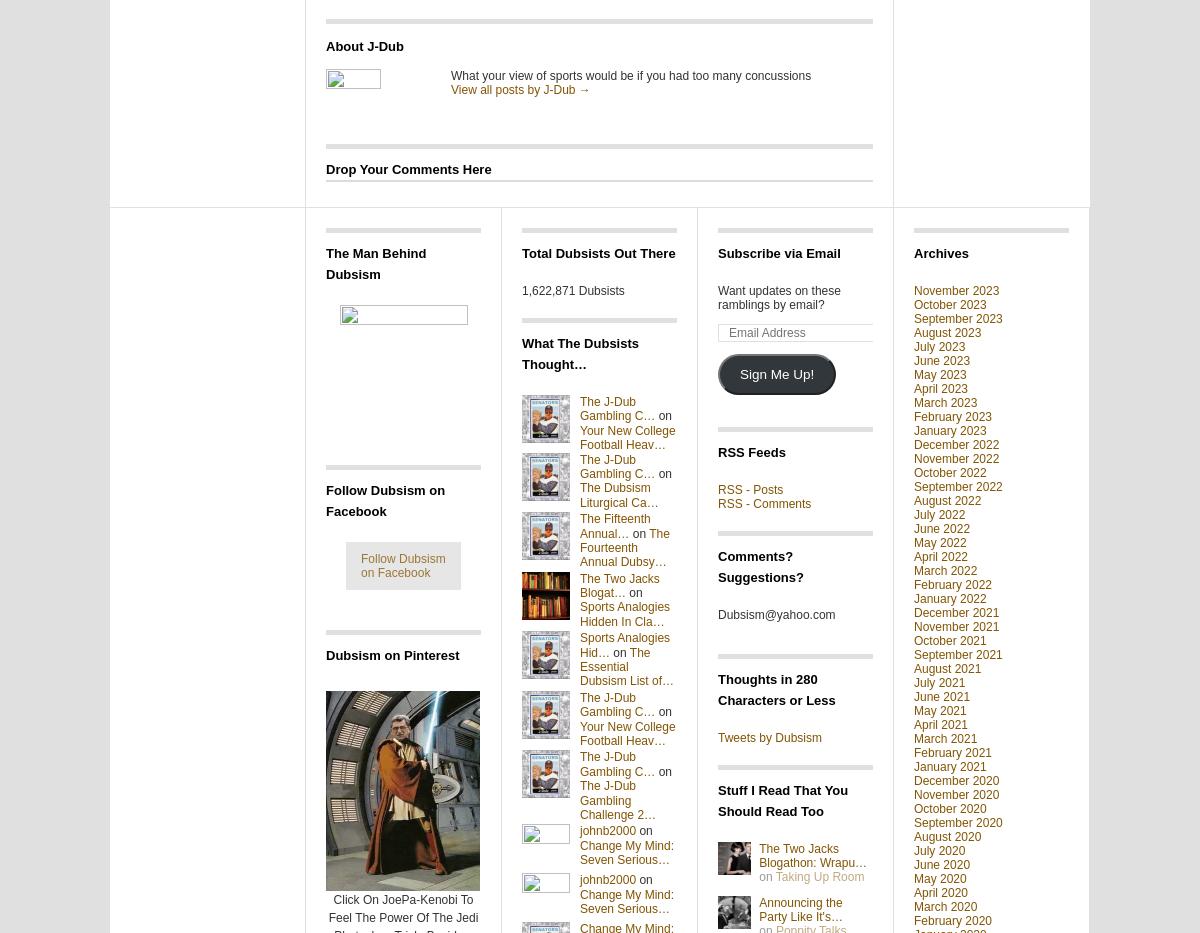 The height and width of the screenshot is (933, 1200). What do you see at coordinates (914, 501) in the screenshot?
I see `'August 2022'` at bounding box center [914, 501].